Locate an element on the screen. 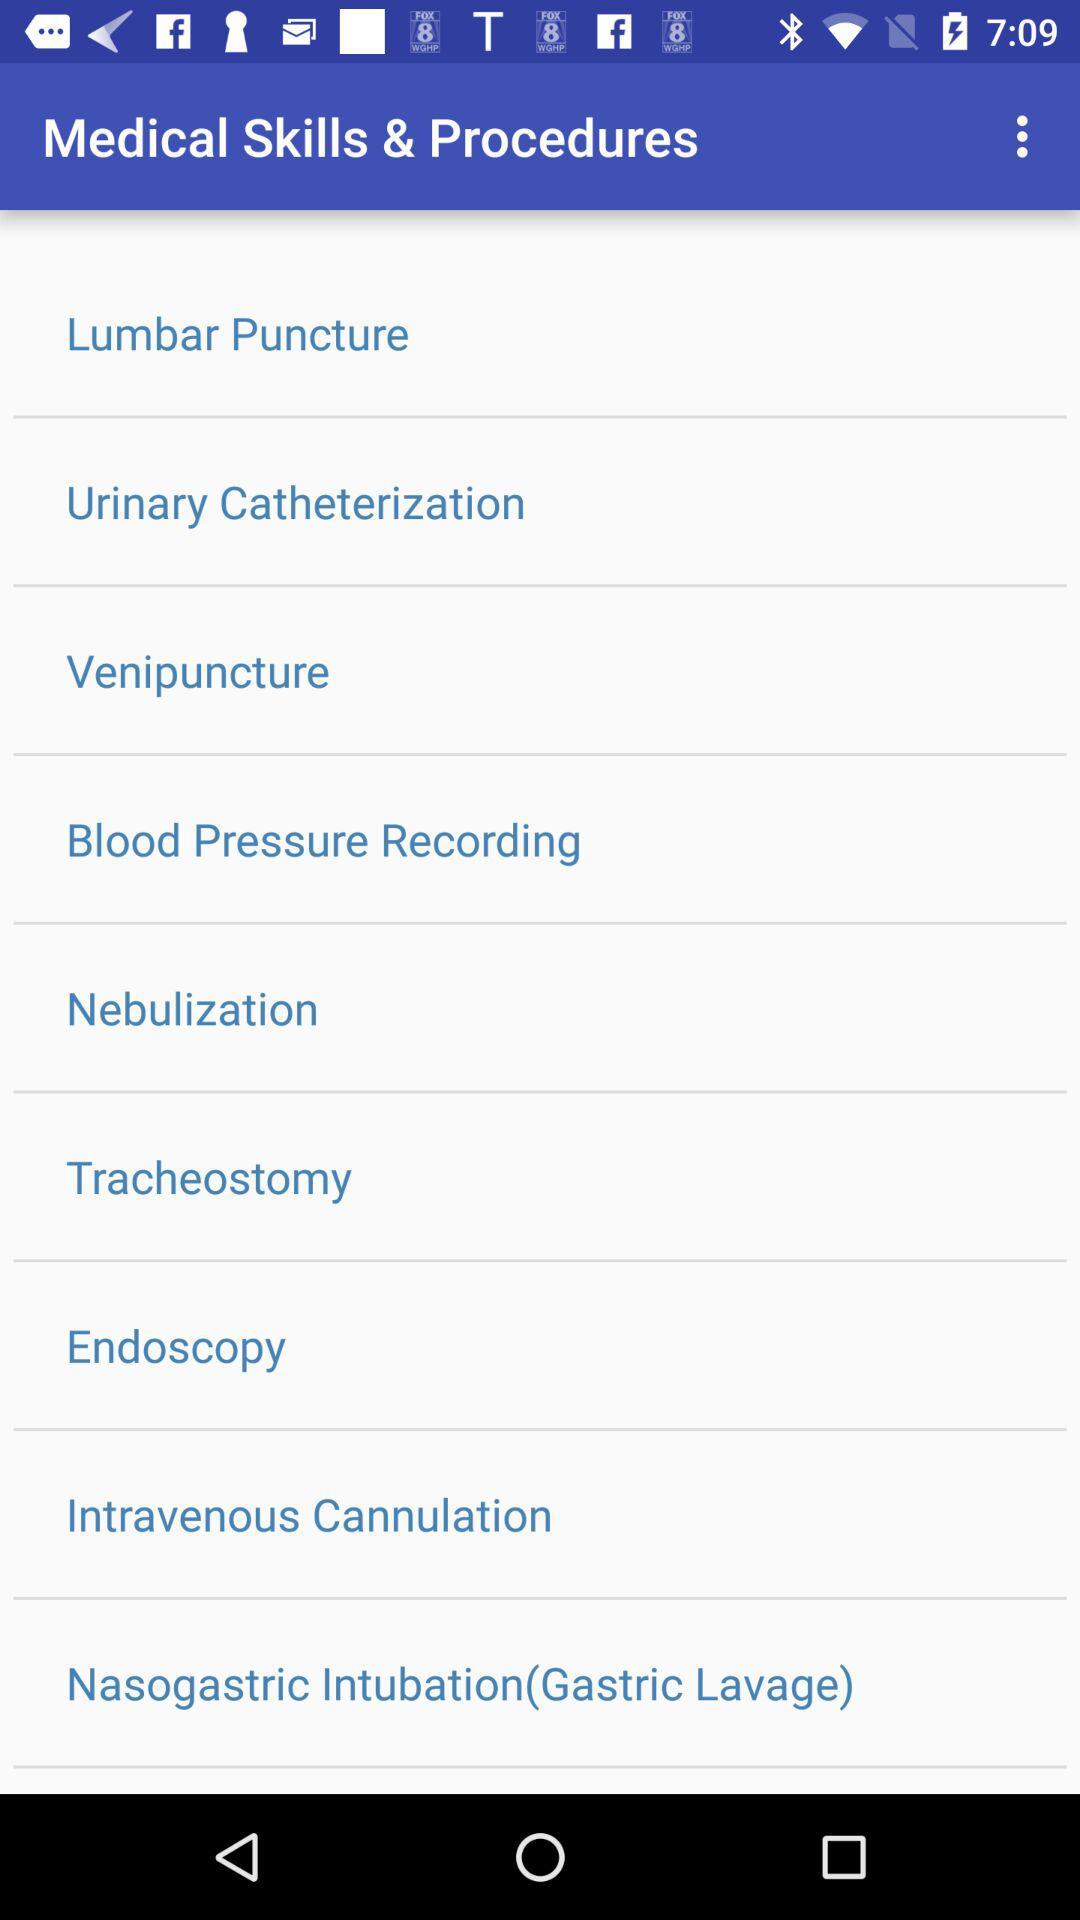 The width and height of the screenshot is (1080, 1920). lumbar puncture icon is located at coordinates (540, 332).